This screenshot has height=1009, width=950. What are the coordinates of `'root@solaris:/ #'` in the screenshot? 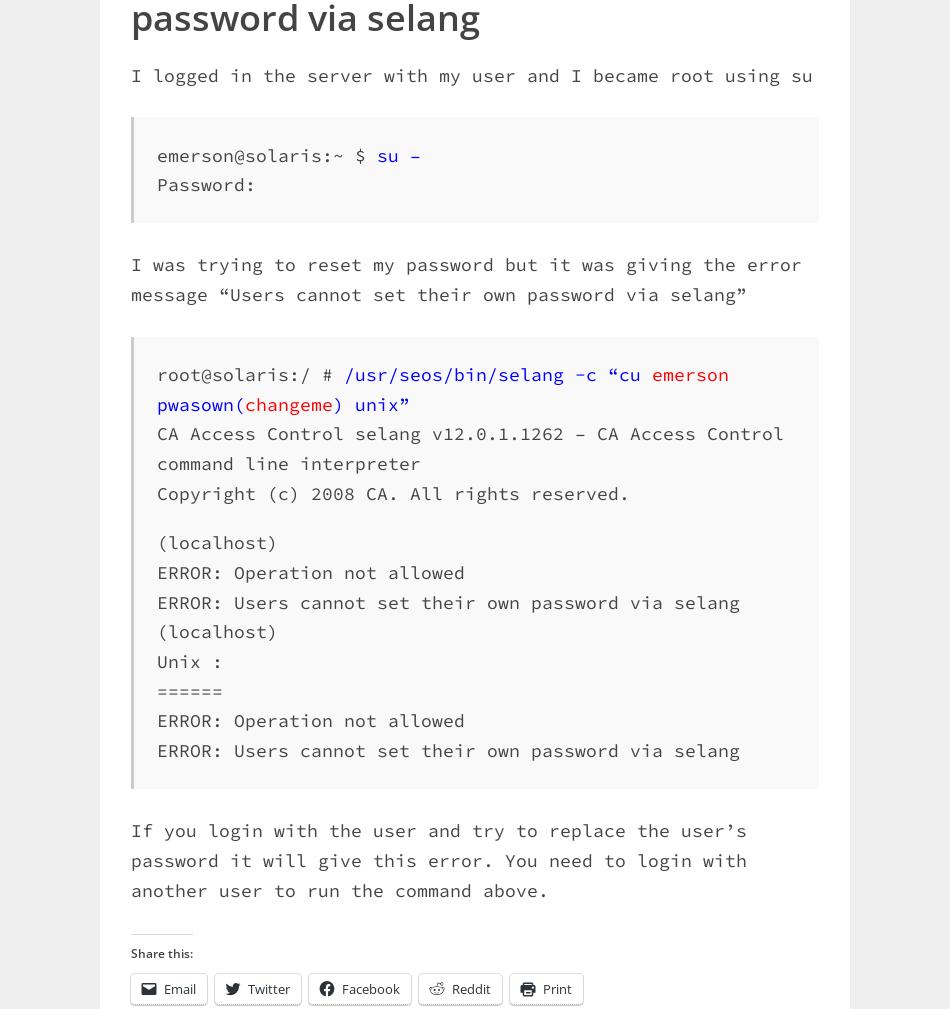 It's located at (249, 373).